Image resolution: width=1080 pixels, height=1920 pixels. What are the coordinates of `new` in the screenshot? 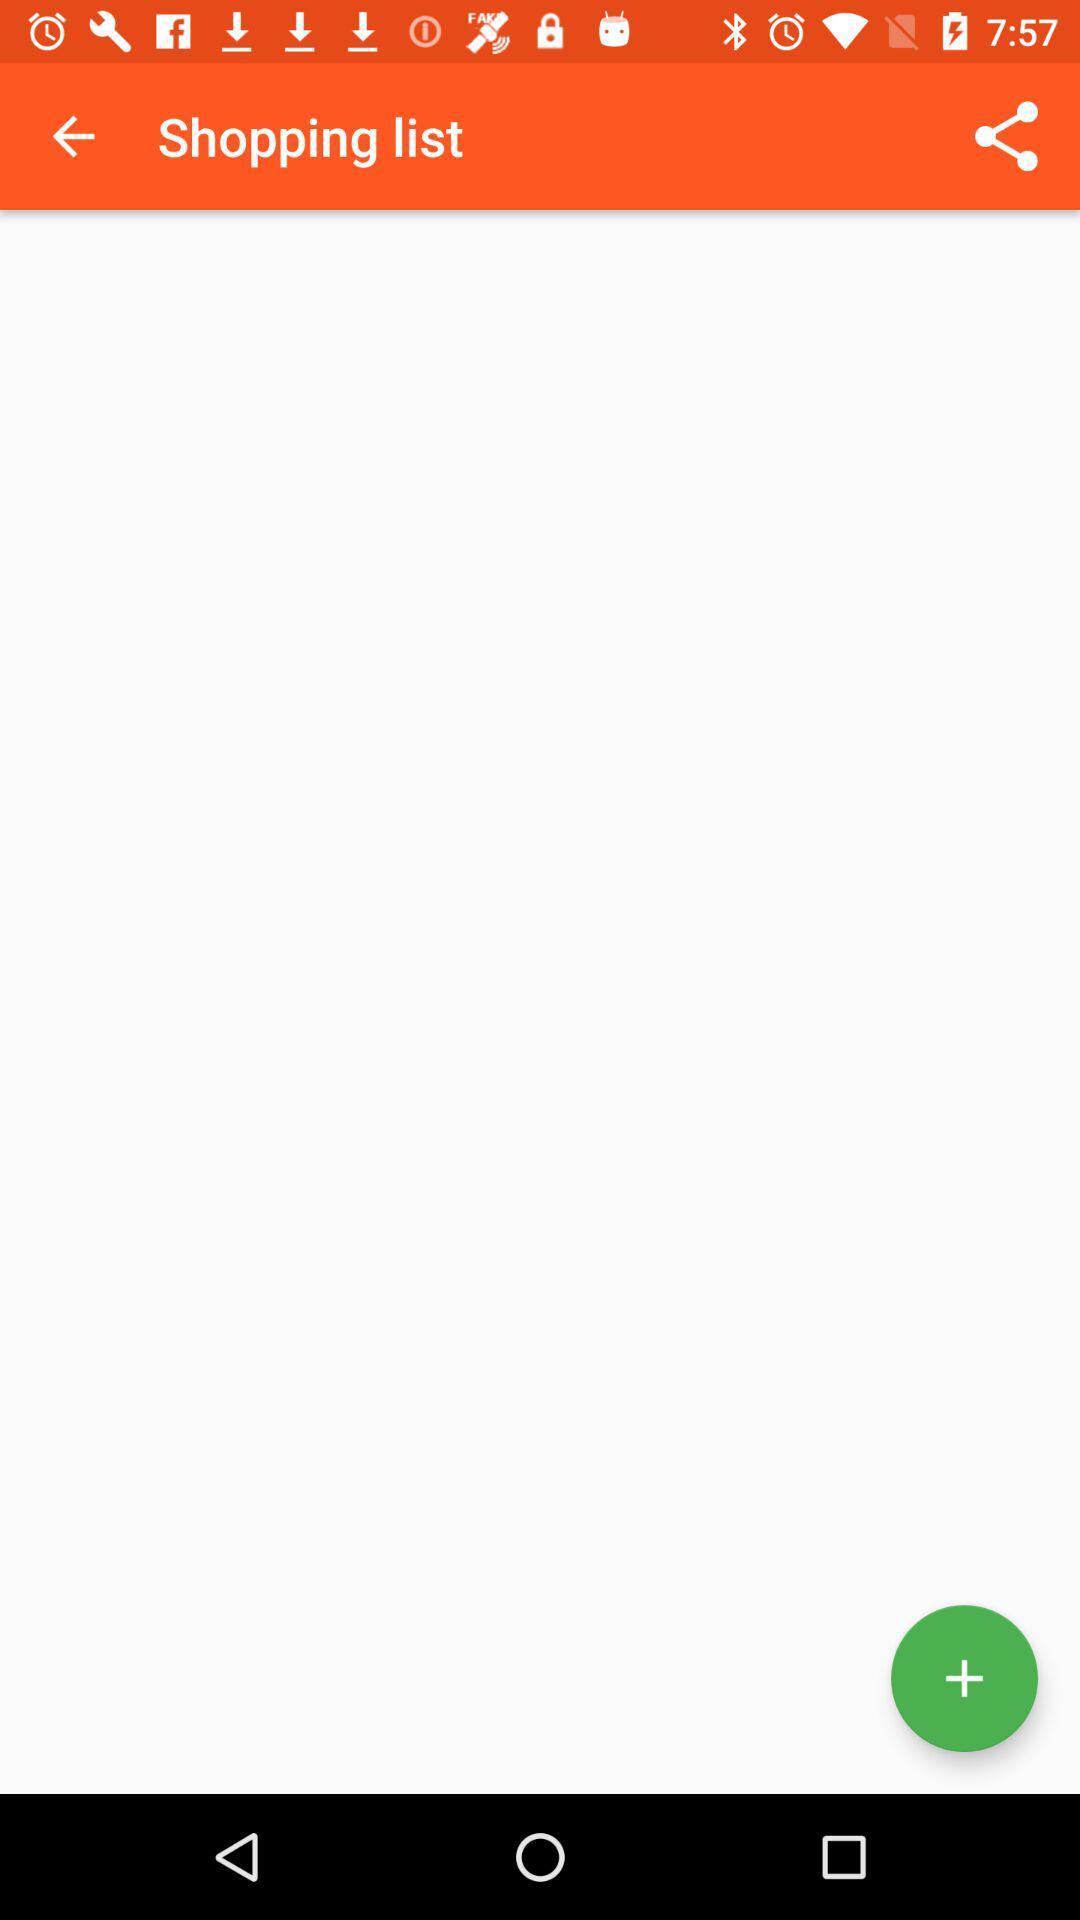 It's located at (963, 1678).